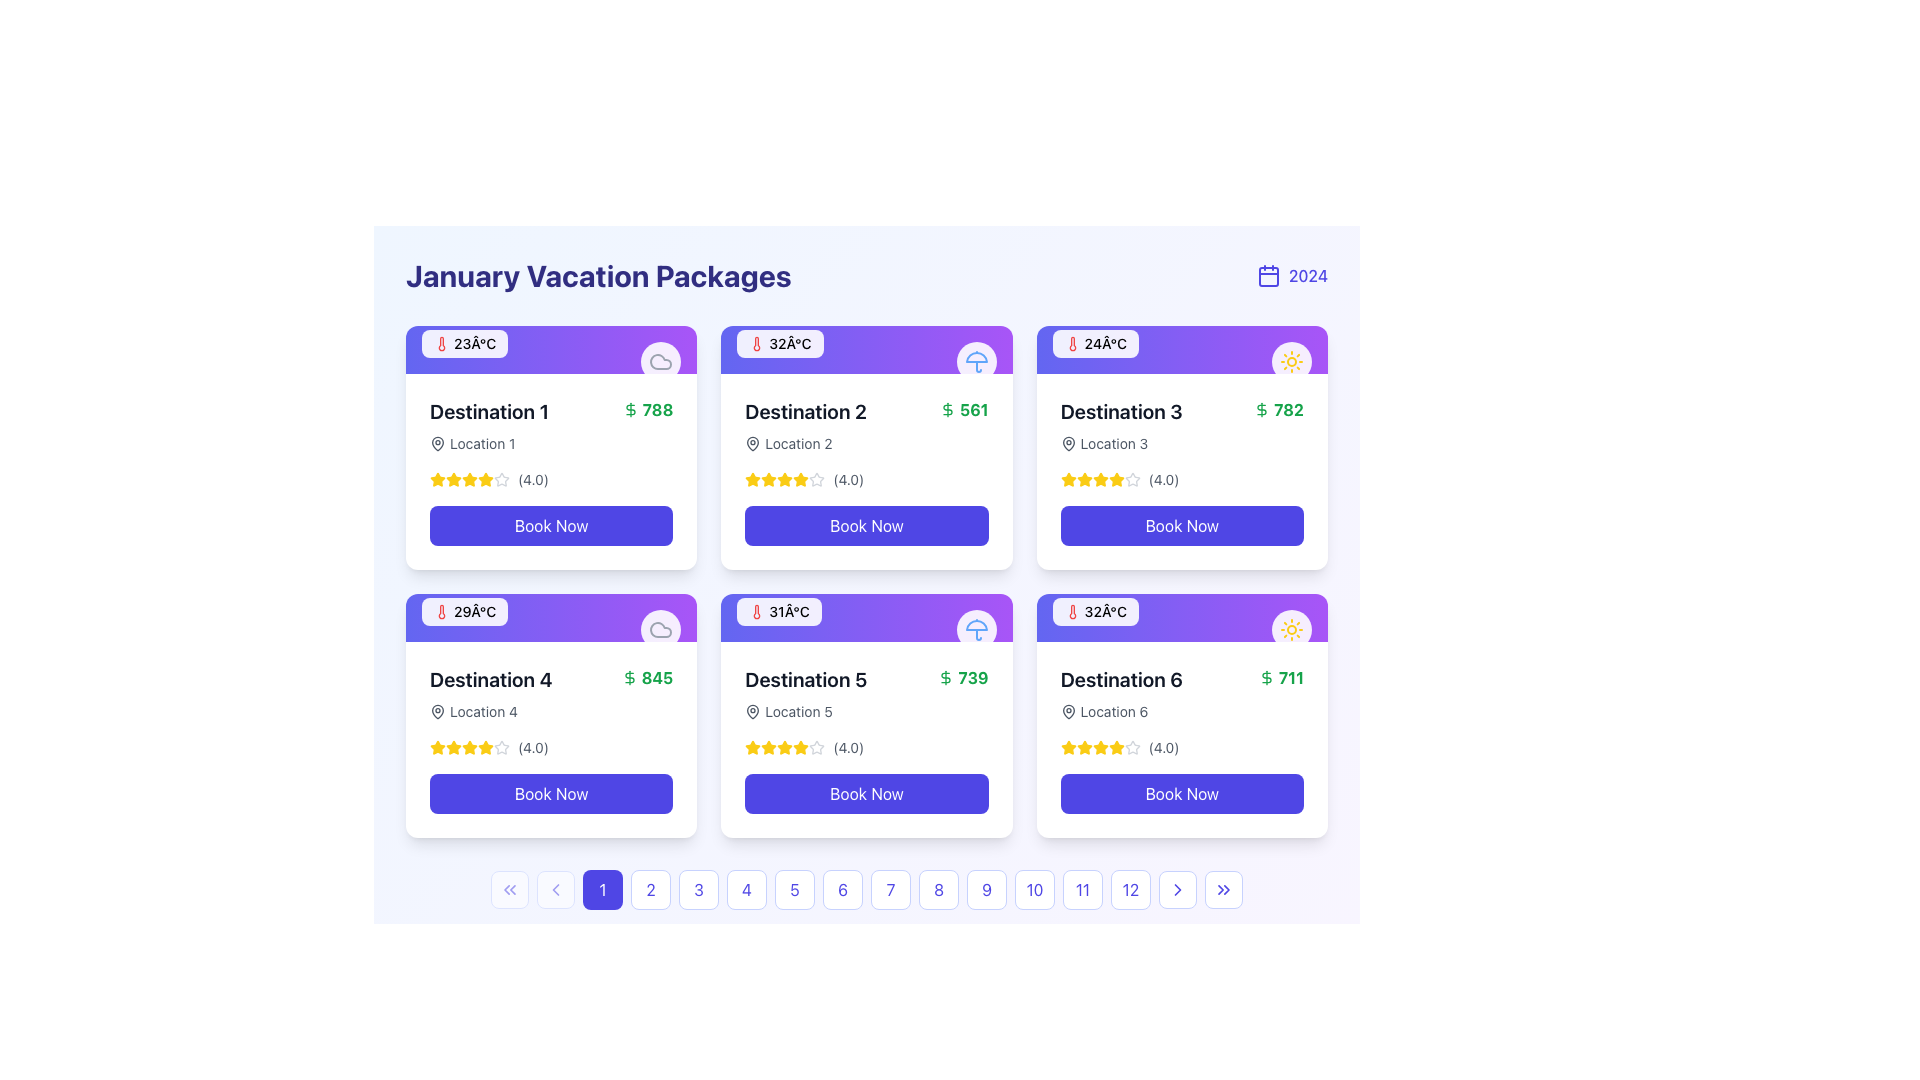 The height and width of the screenshot is (1080, 1920). Describe the element at coordinates (1291, 628) in the screenshot. I see `the details of the circular icon with a white background and a bright yellow sun-like graphic located in the top-right corner of the card labeled 'Destination 6'` at that location.